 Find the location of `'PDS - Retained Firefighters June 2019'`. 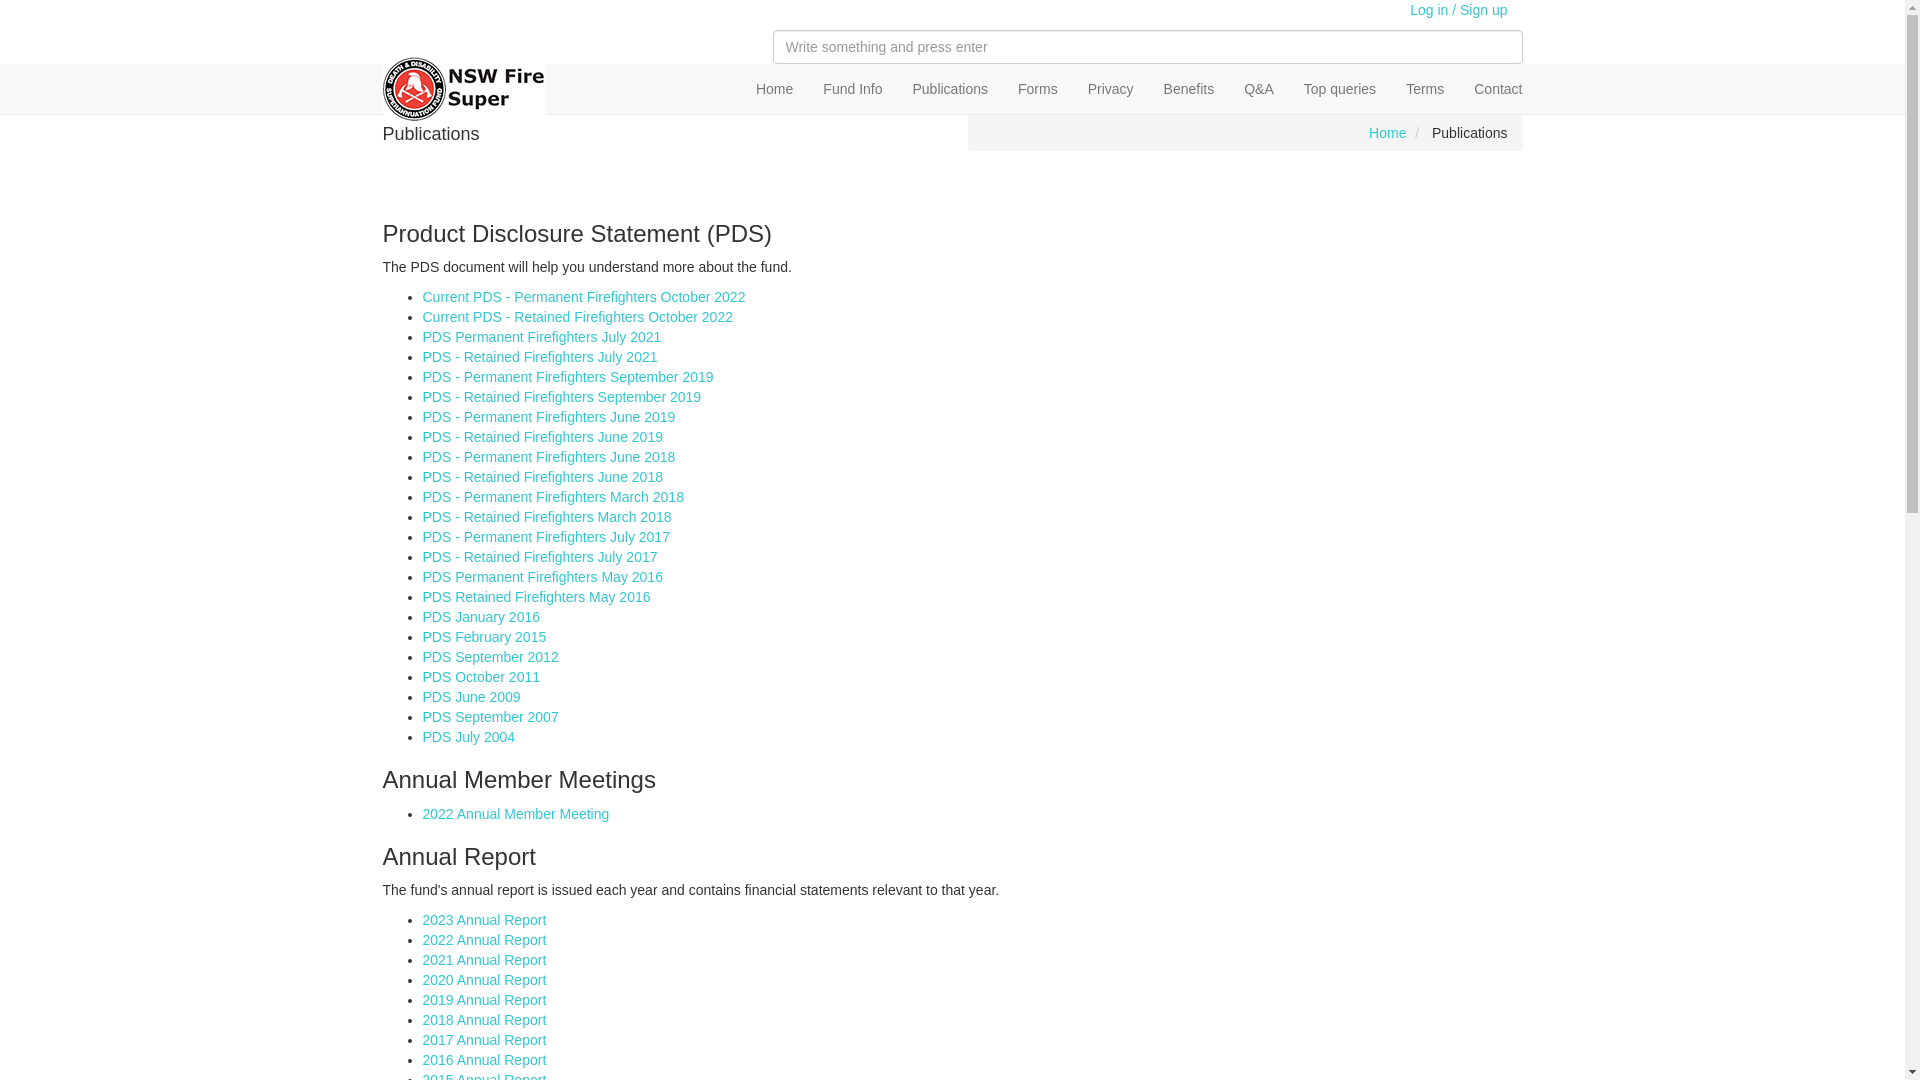

'PDS - Retained Firefighters June 2019' is located at coordinates (542, 435).